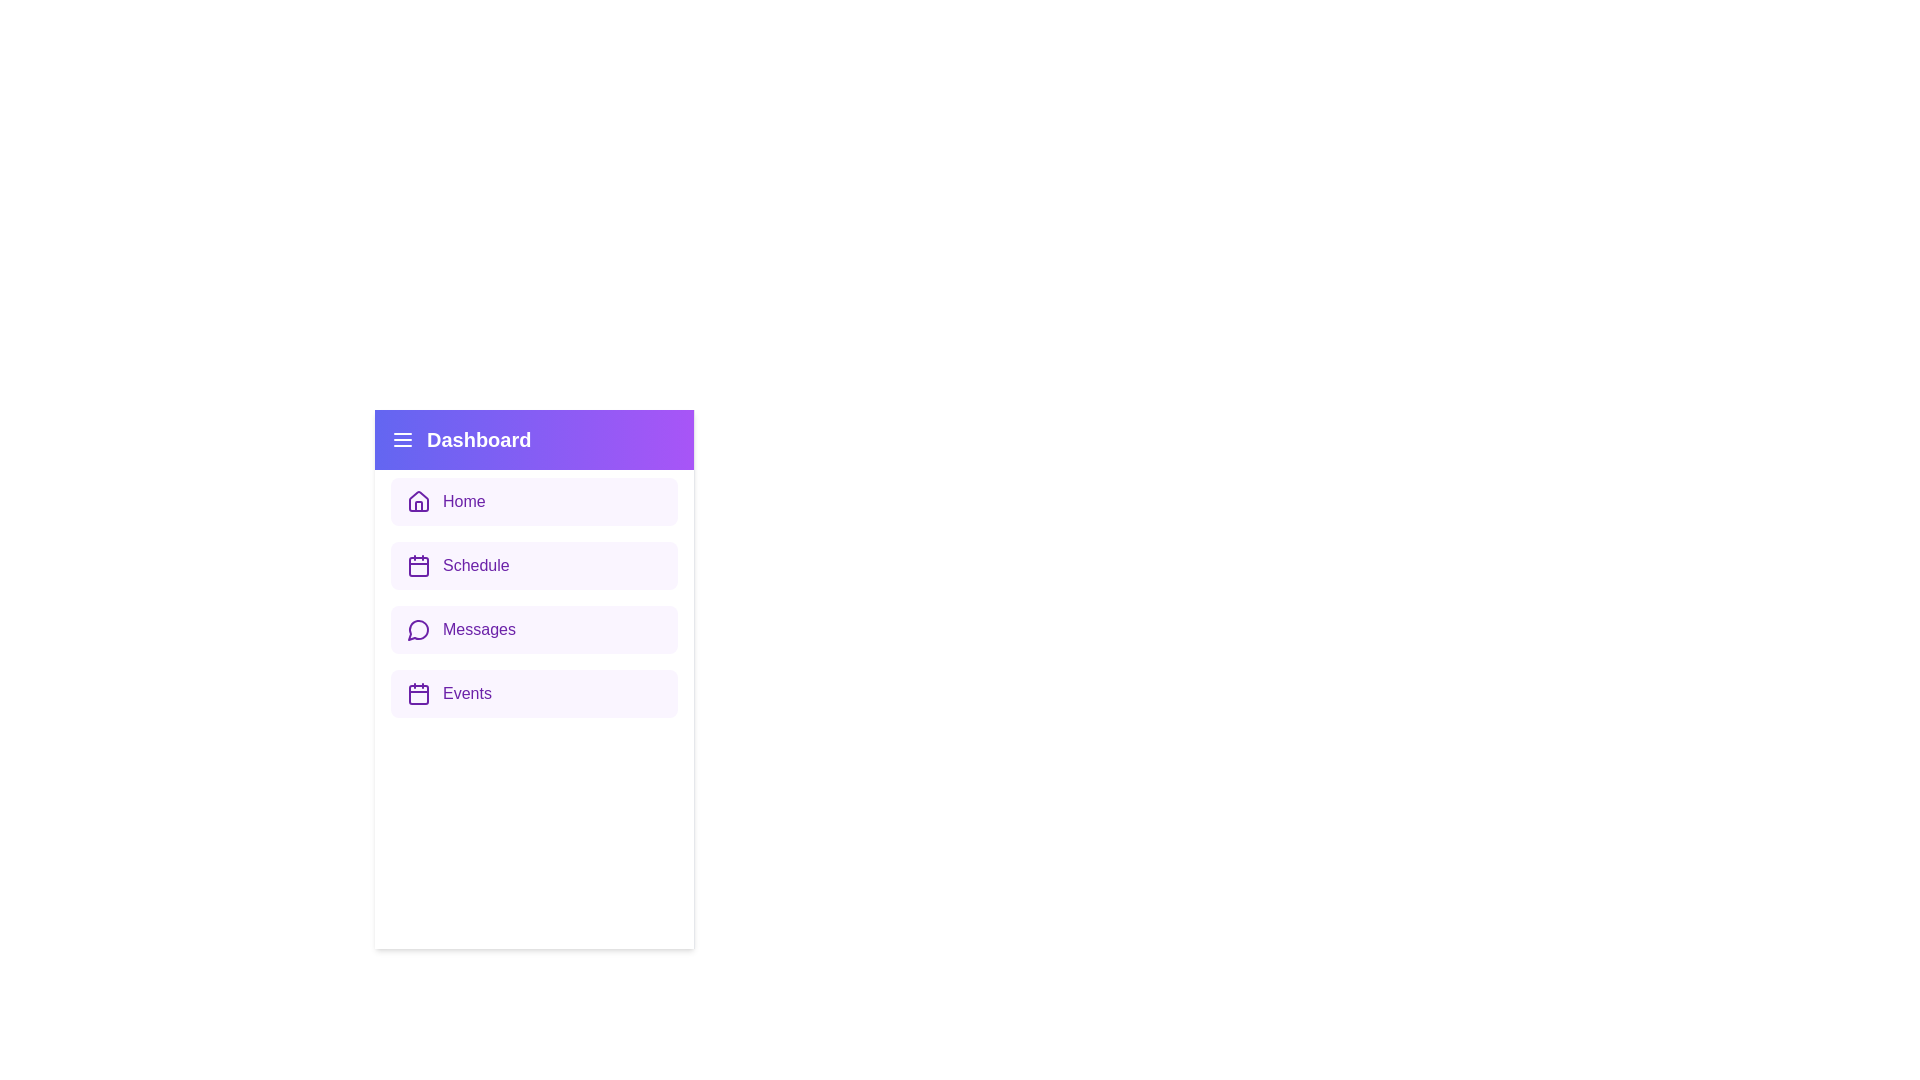 This screenshot has height=1080, width=1920. I want to click on the menu item labeled Events, so click(534, 693).